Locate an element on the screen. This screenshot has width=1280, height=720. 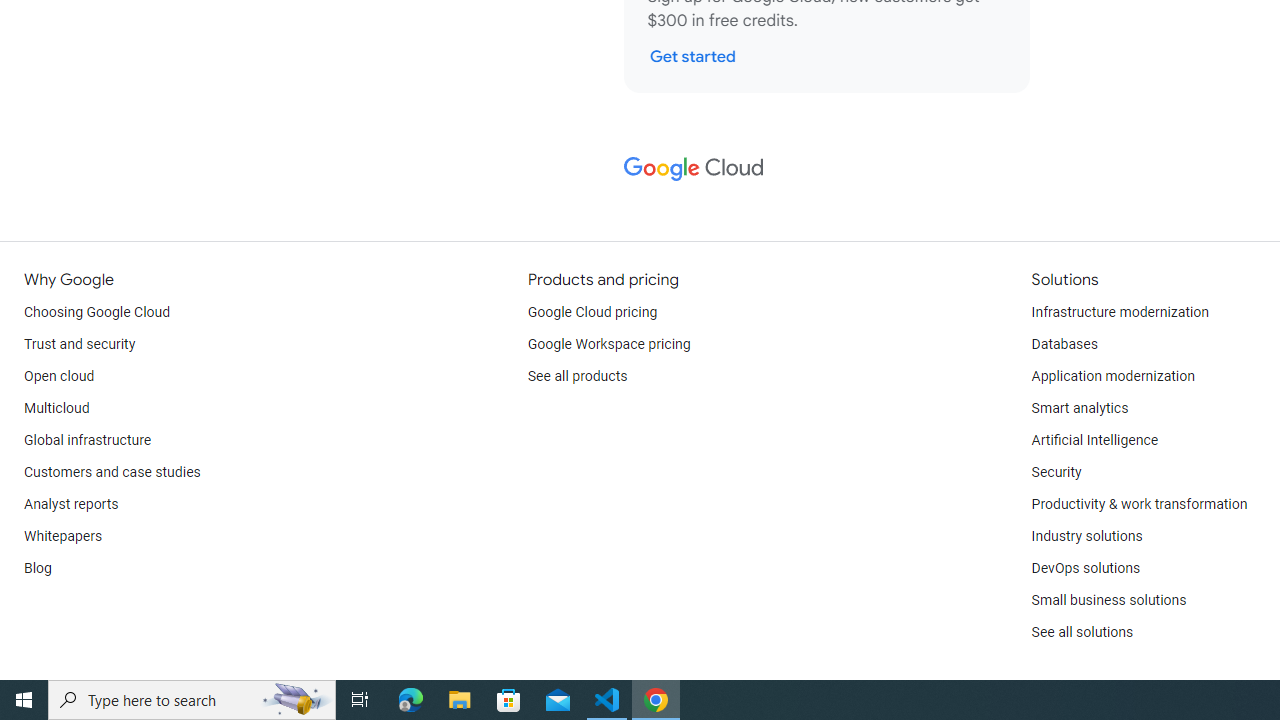
'See all products' is located at coordinates (576, 376).